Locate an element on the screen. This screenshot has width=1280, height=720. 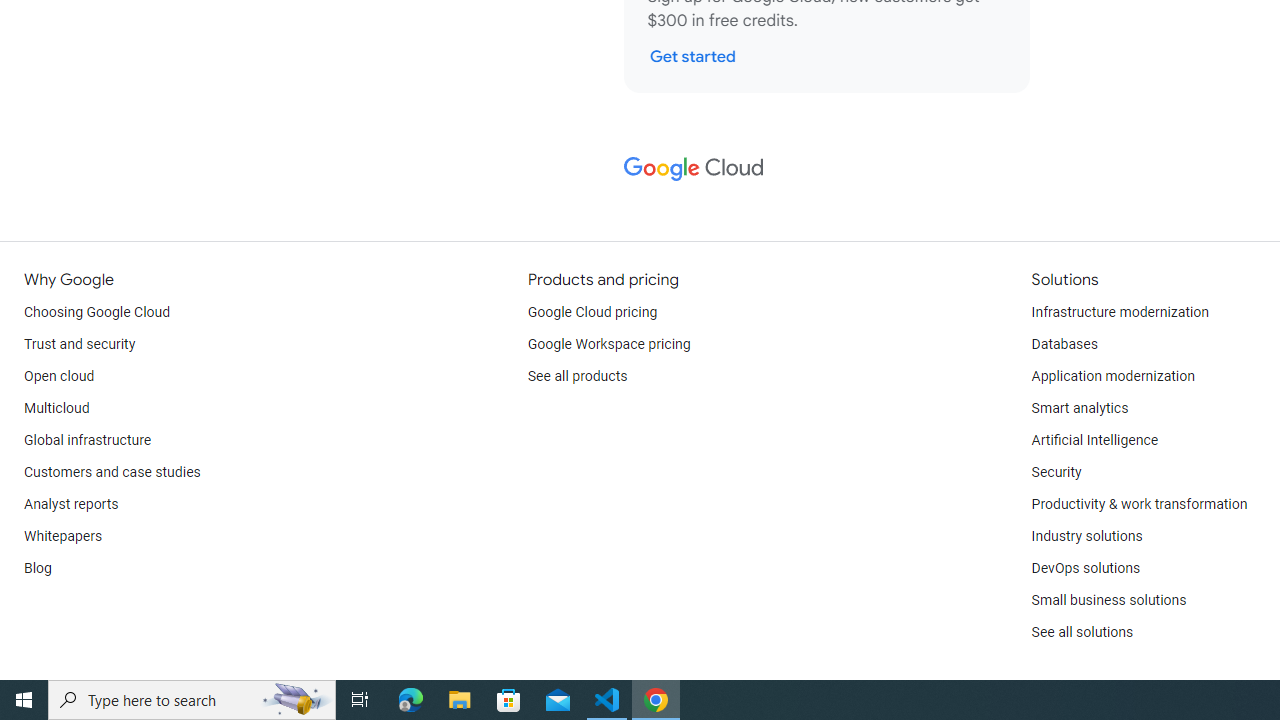
'See all products' is located at coordinates (576, 376).